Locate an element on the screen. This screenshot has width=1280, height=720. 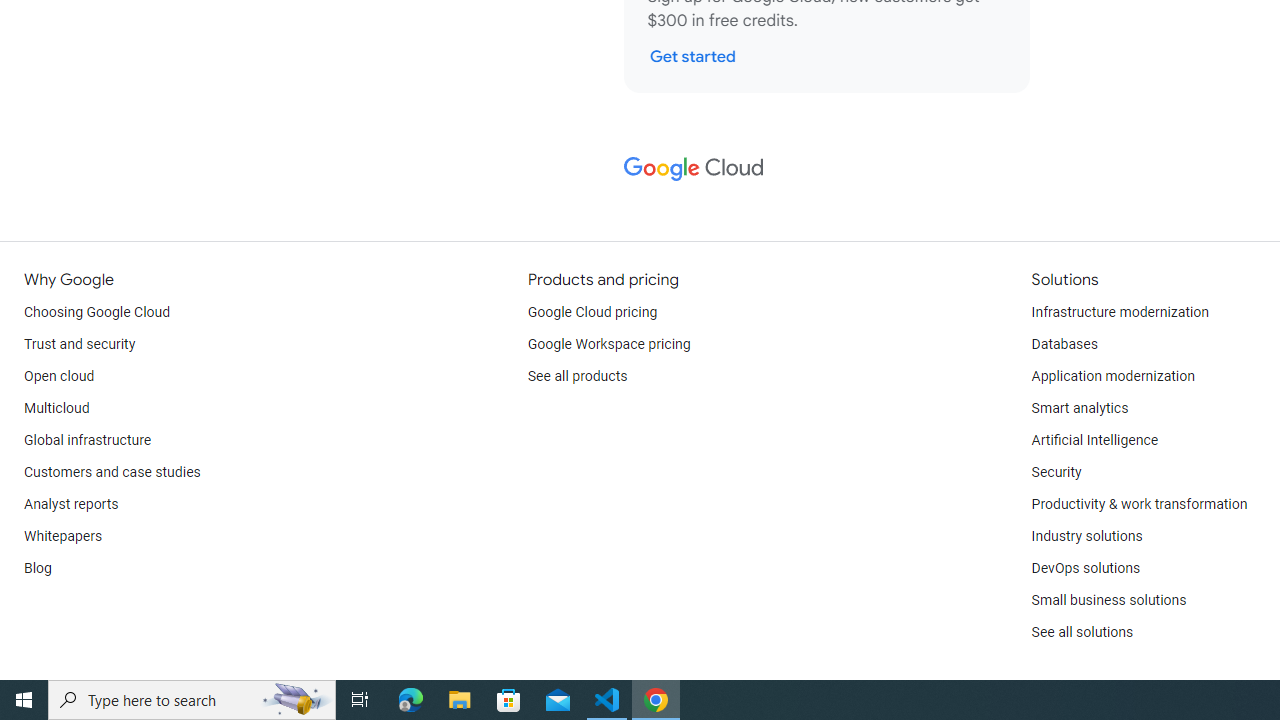
'See all products' is located at coordinates (576, 376).